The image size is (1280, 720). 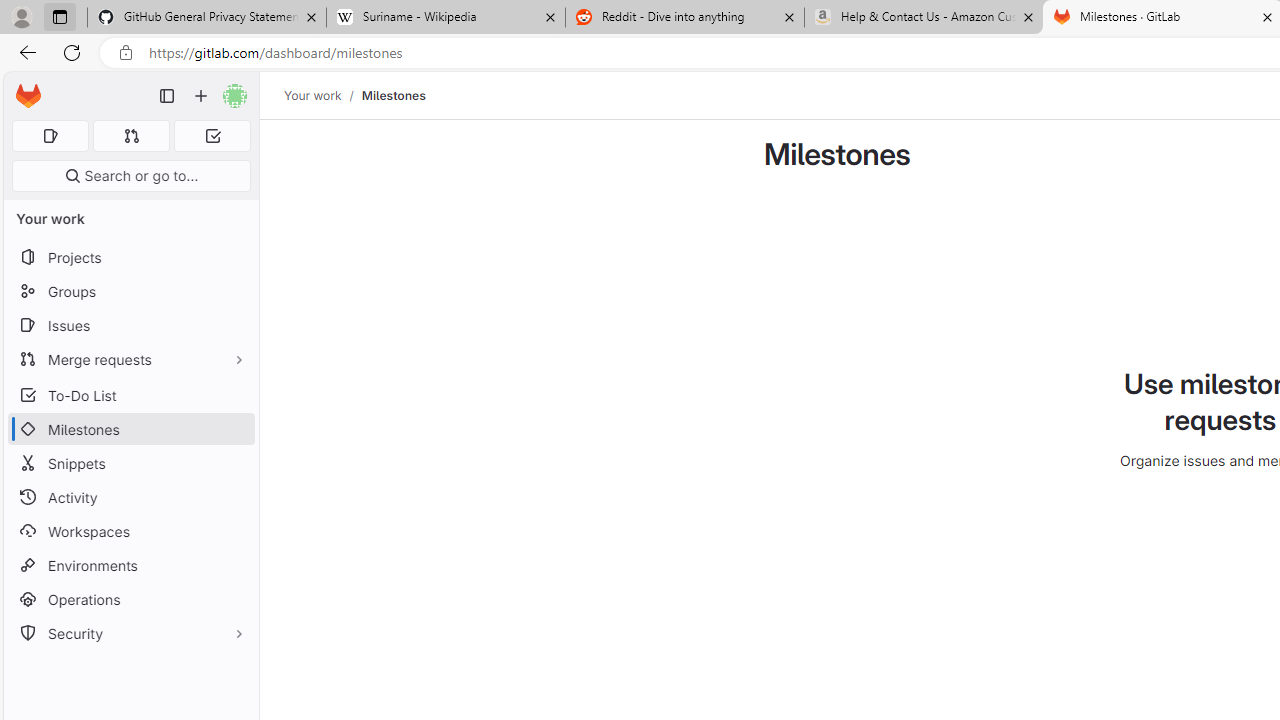 I want to click on 'Primary navigation sidebar', so click(x=167, y=96).